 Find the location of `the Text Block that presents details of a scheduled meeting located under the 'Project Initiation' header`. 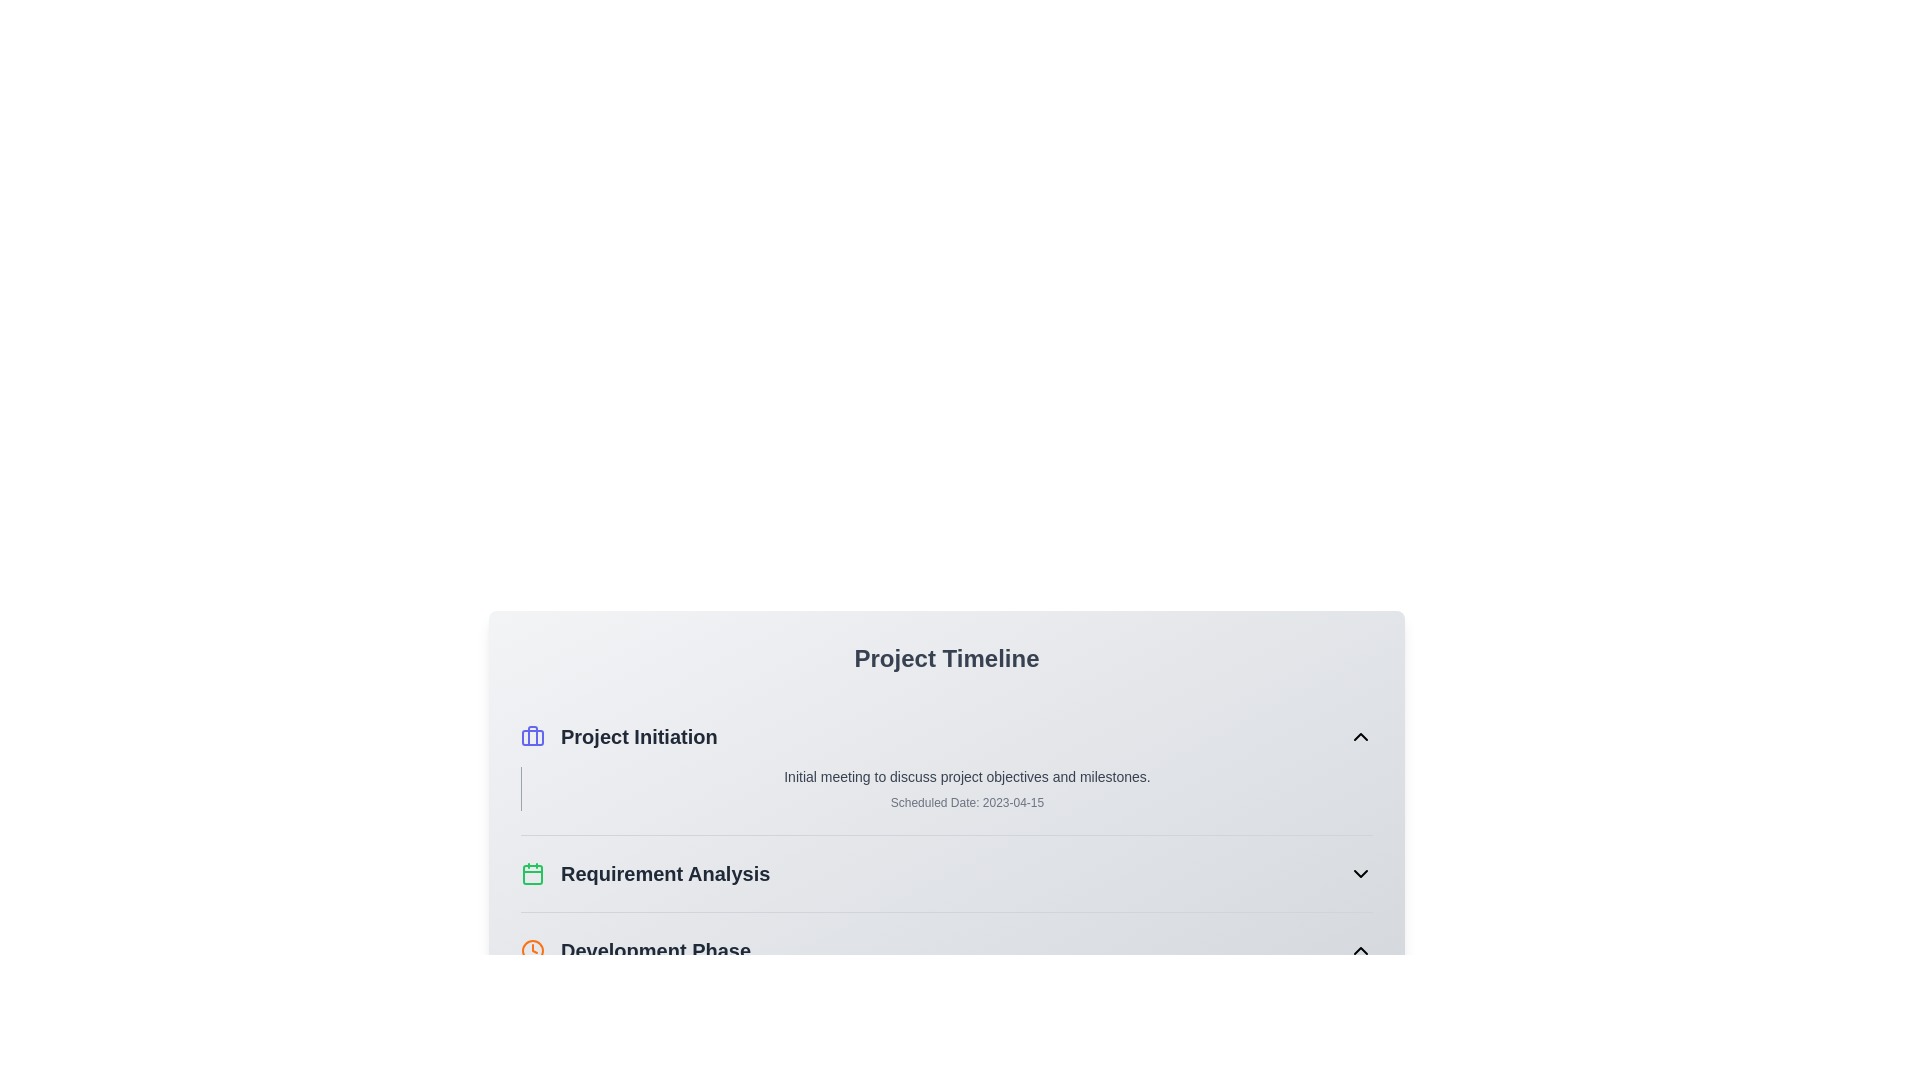

the Text Block that presents details of a scheduled meeting located under the 'Project Initiation' header is located at coordinates (945, 788).